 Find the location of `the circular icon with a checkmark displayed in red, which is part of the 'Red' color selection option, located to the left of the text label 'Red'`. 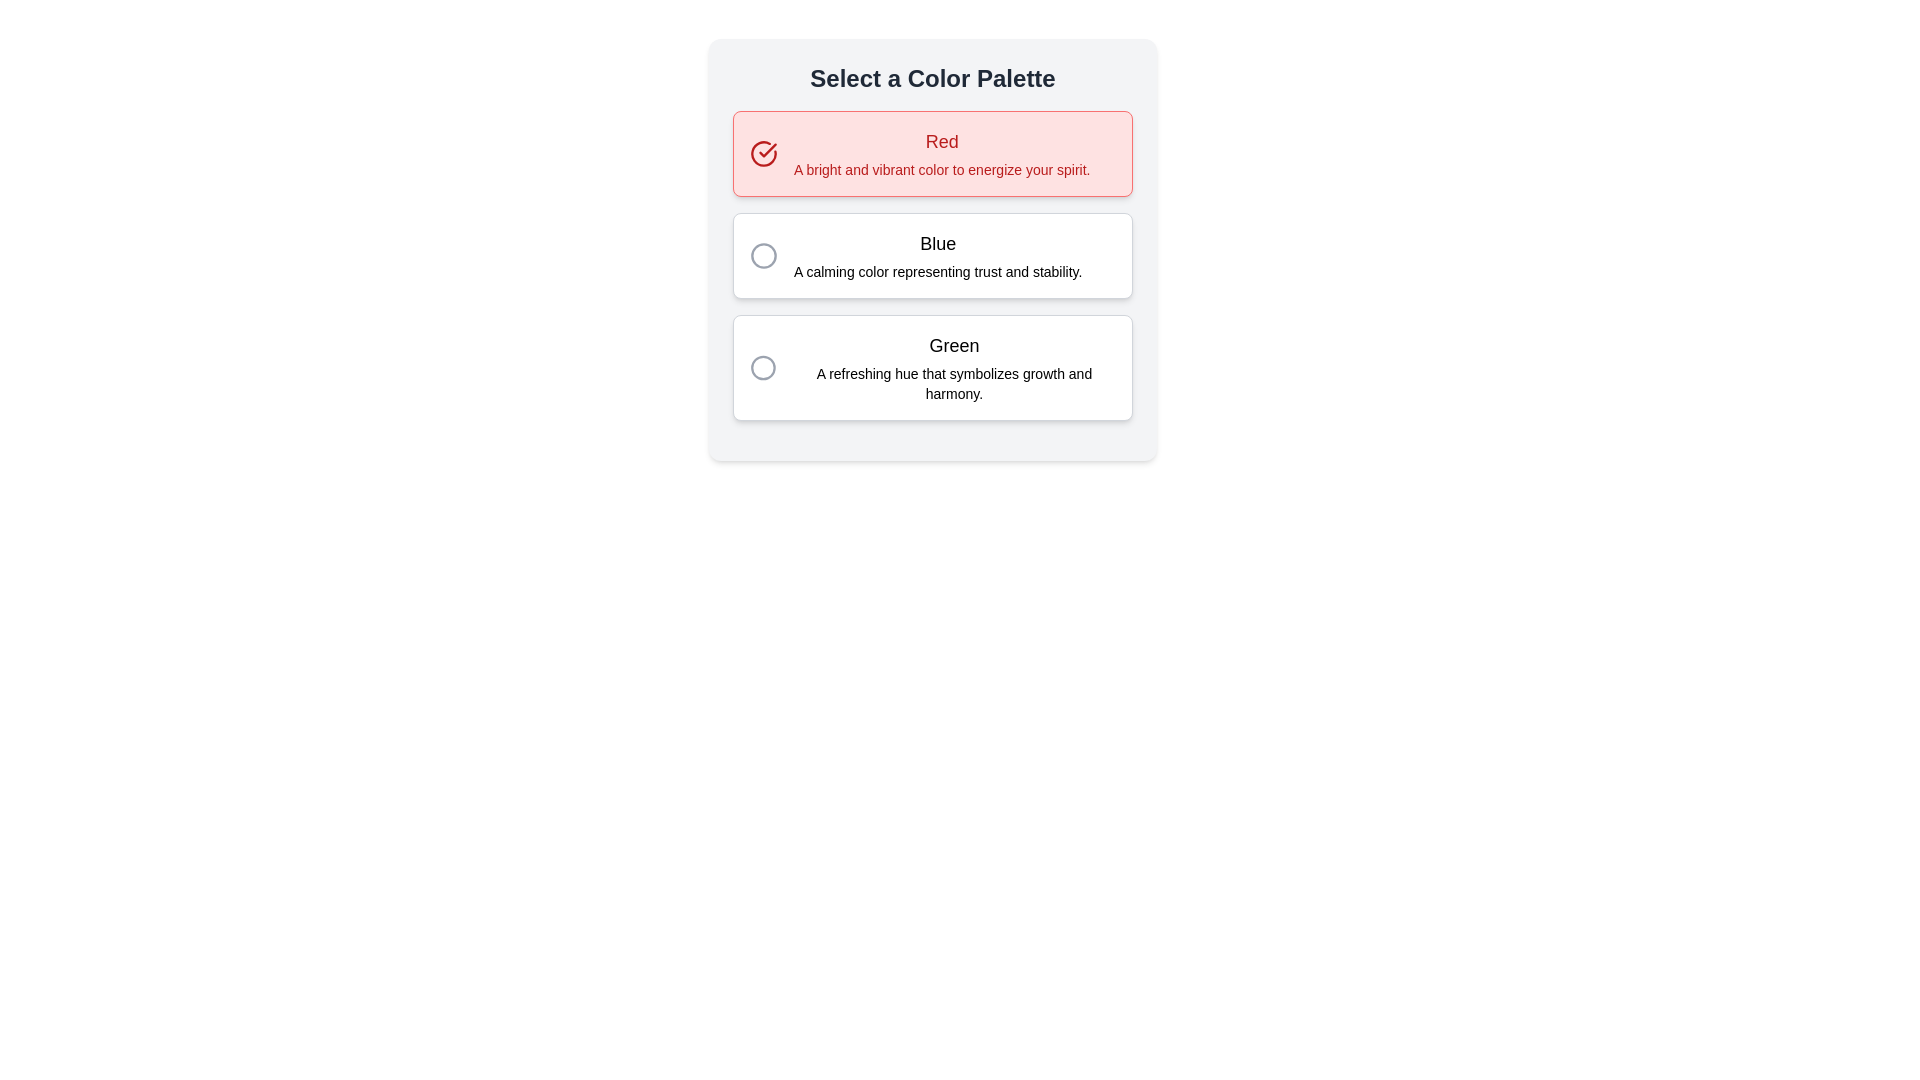

the circular icon with a checkmark displayed in red, which is part of the 'Red' color selection option, located to the left of the text label 'Red' is located at coordinates (762, 153).